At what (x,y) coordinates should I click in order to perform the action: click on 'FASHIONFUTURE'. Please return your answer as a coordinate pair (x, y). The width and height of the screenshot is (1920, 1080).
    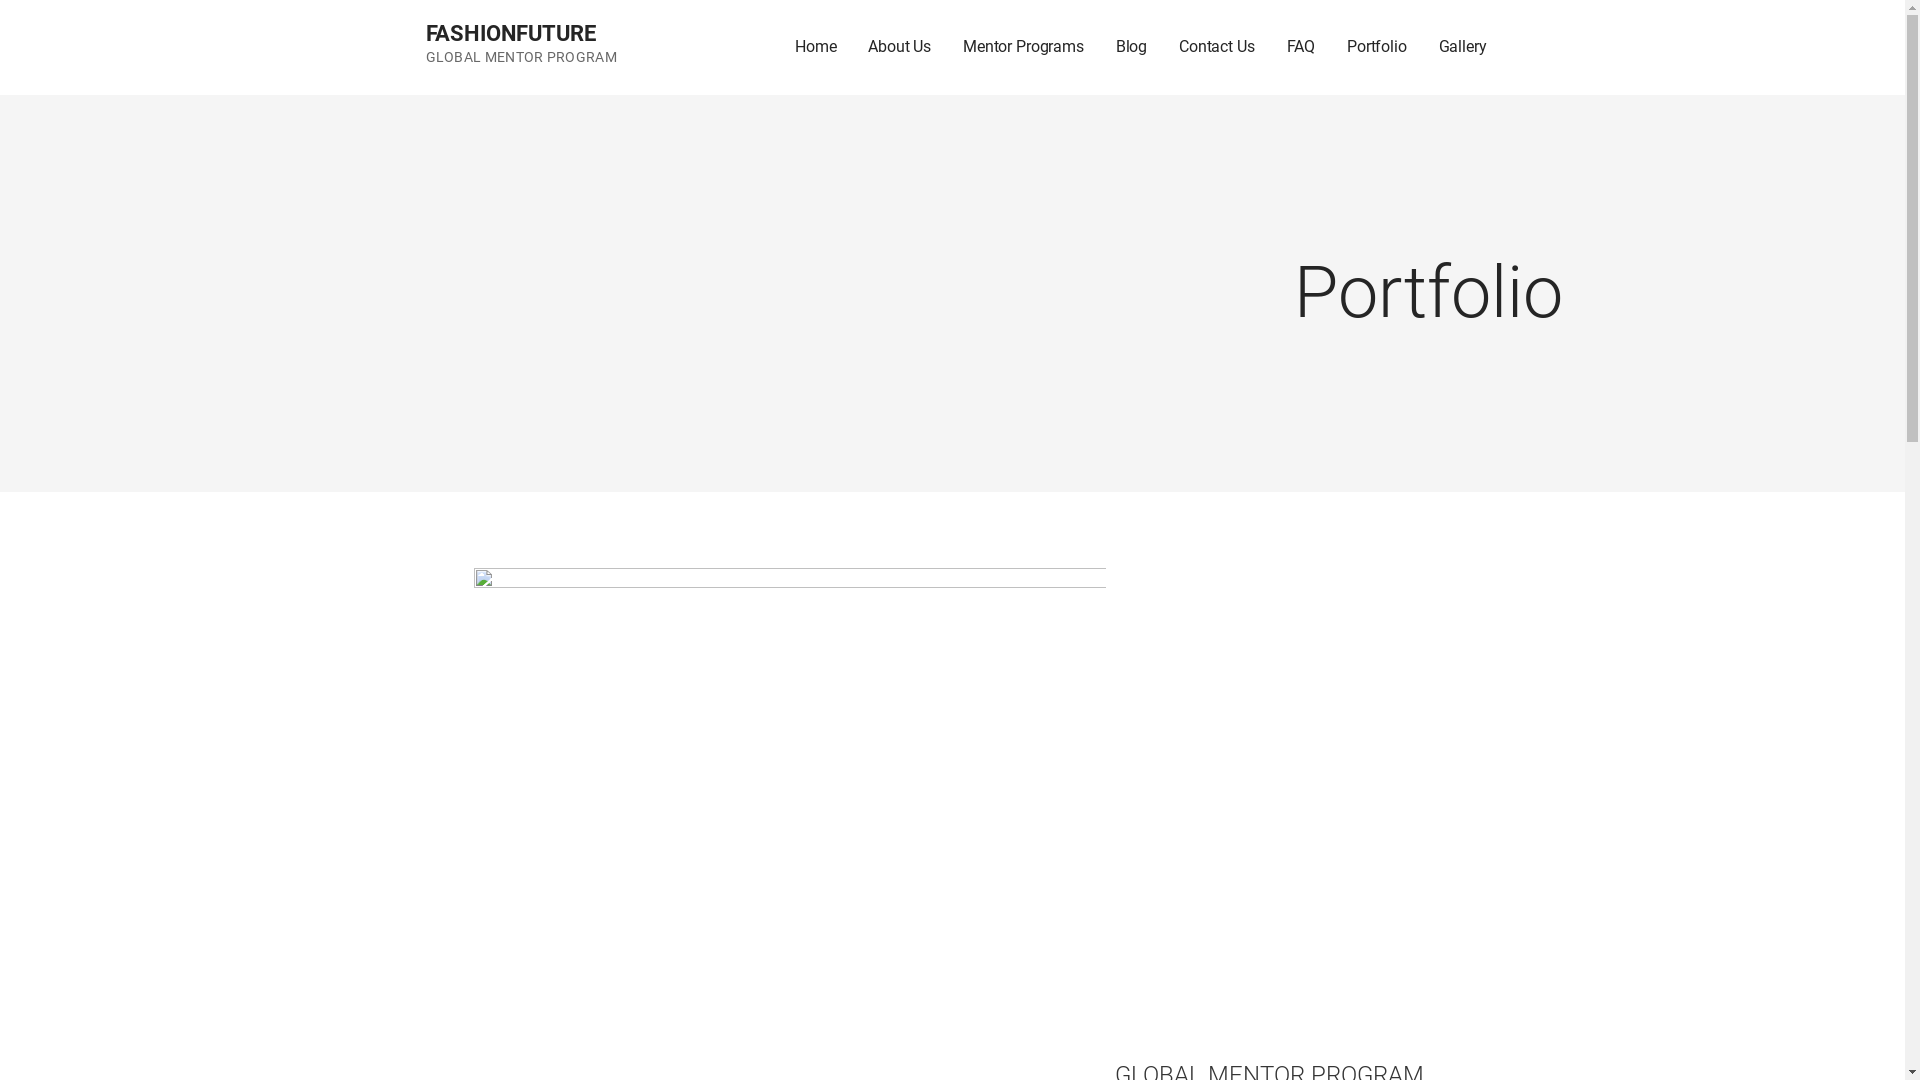
    Looking at the image, I should click on (510, 33).